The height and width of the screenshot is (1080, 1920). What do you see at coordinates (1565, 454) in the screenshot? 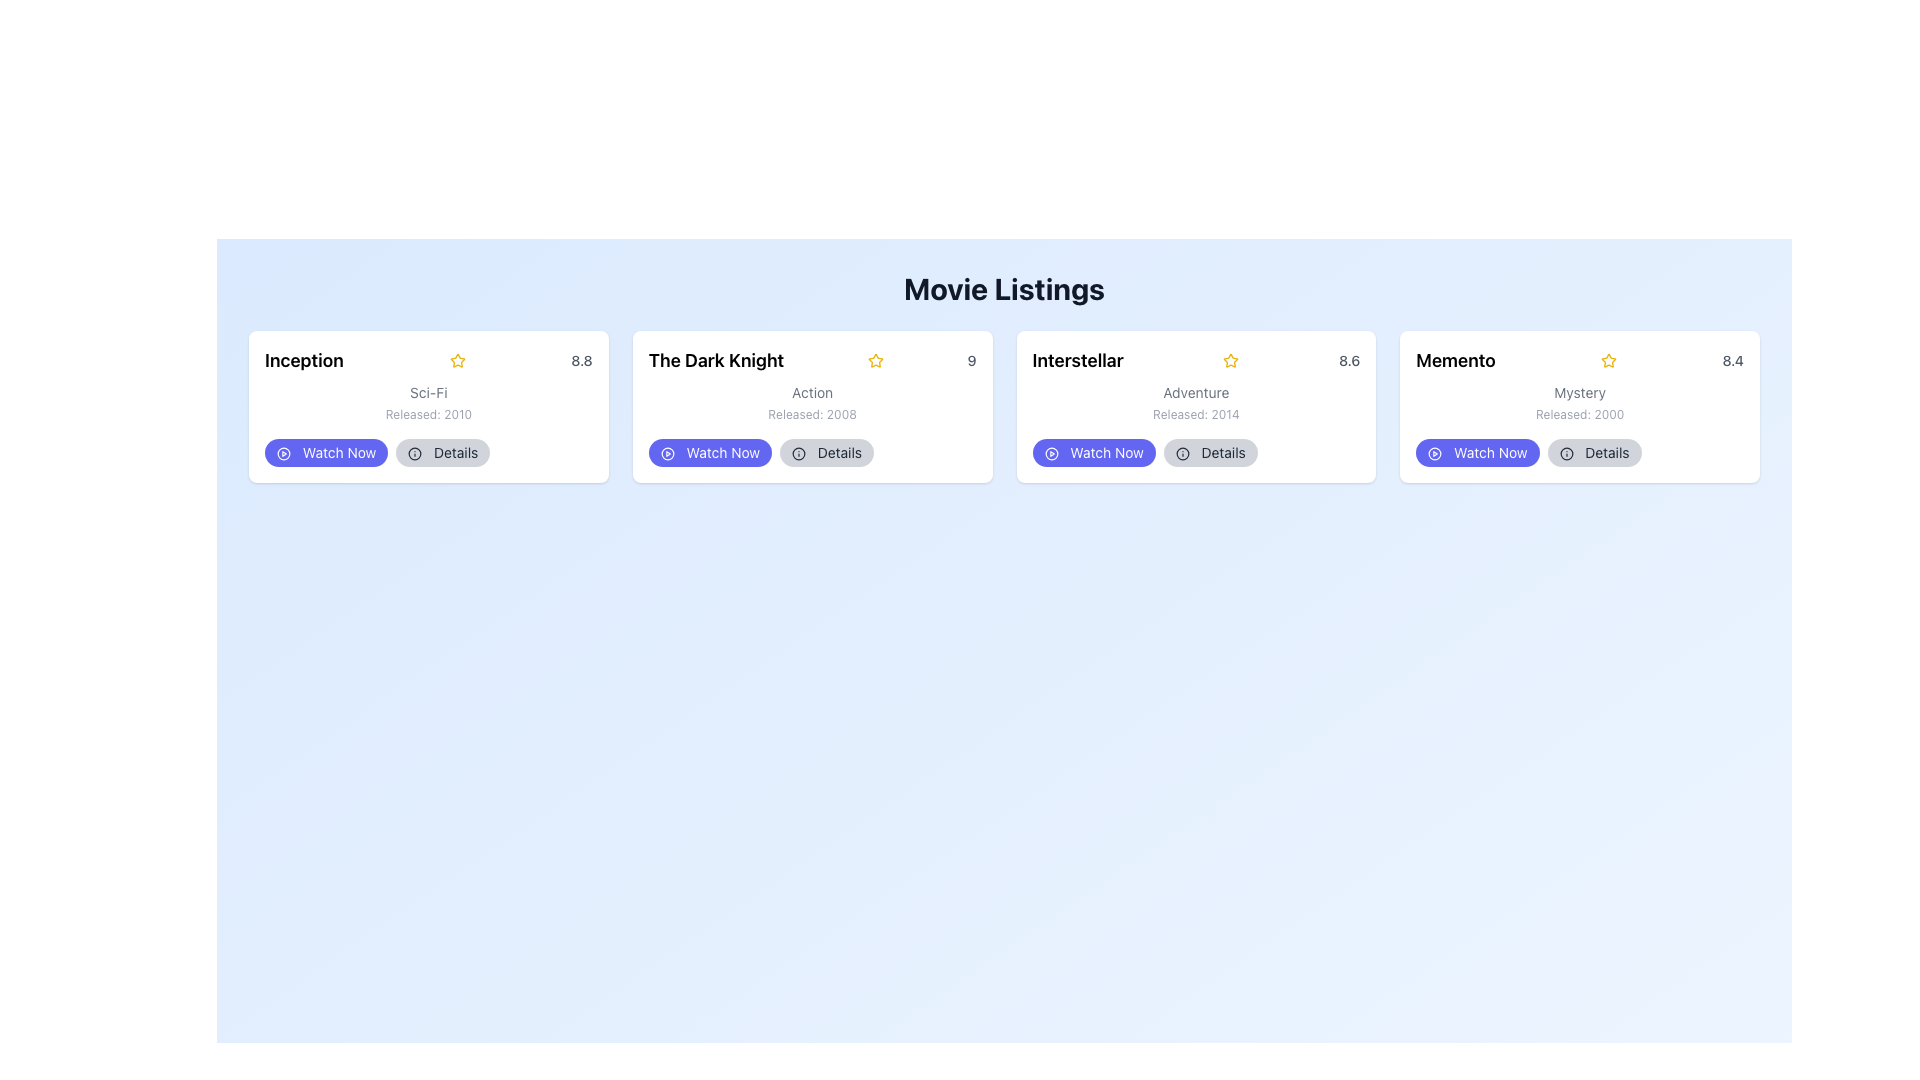
I see `the circular part of the information icon, which is part of the SVG graphic located to the left of the 'Watch Now' button in the film 'Memento' card` at bounding box center [1565, 454].